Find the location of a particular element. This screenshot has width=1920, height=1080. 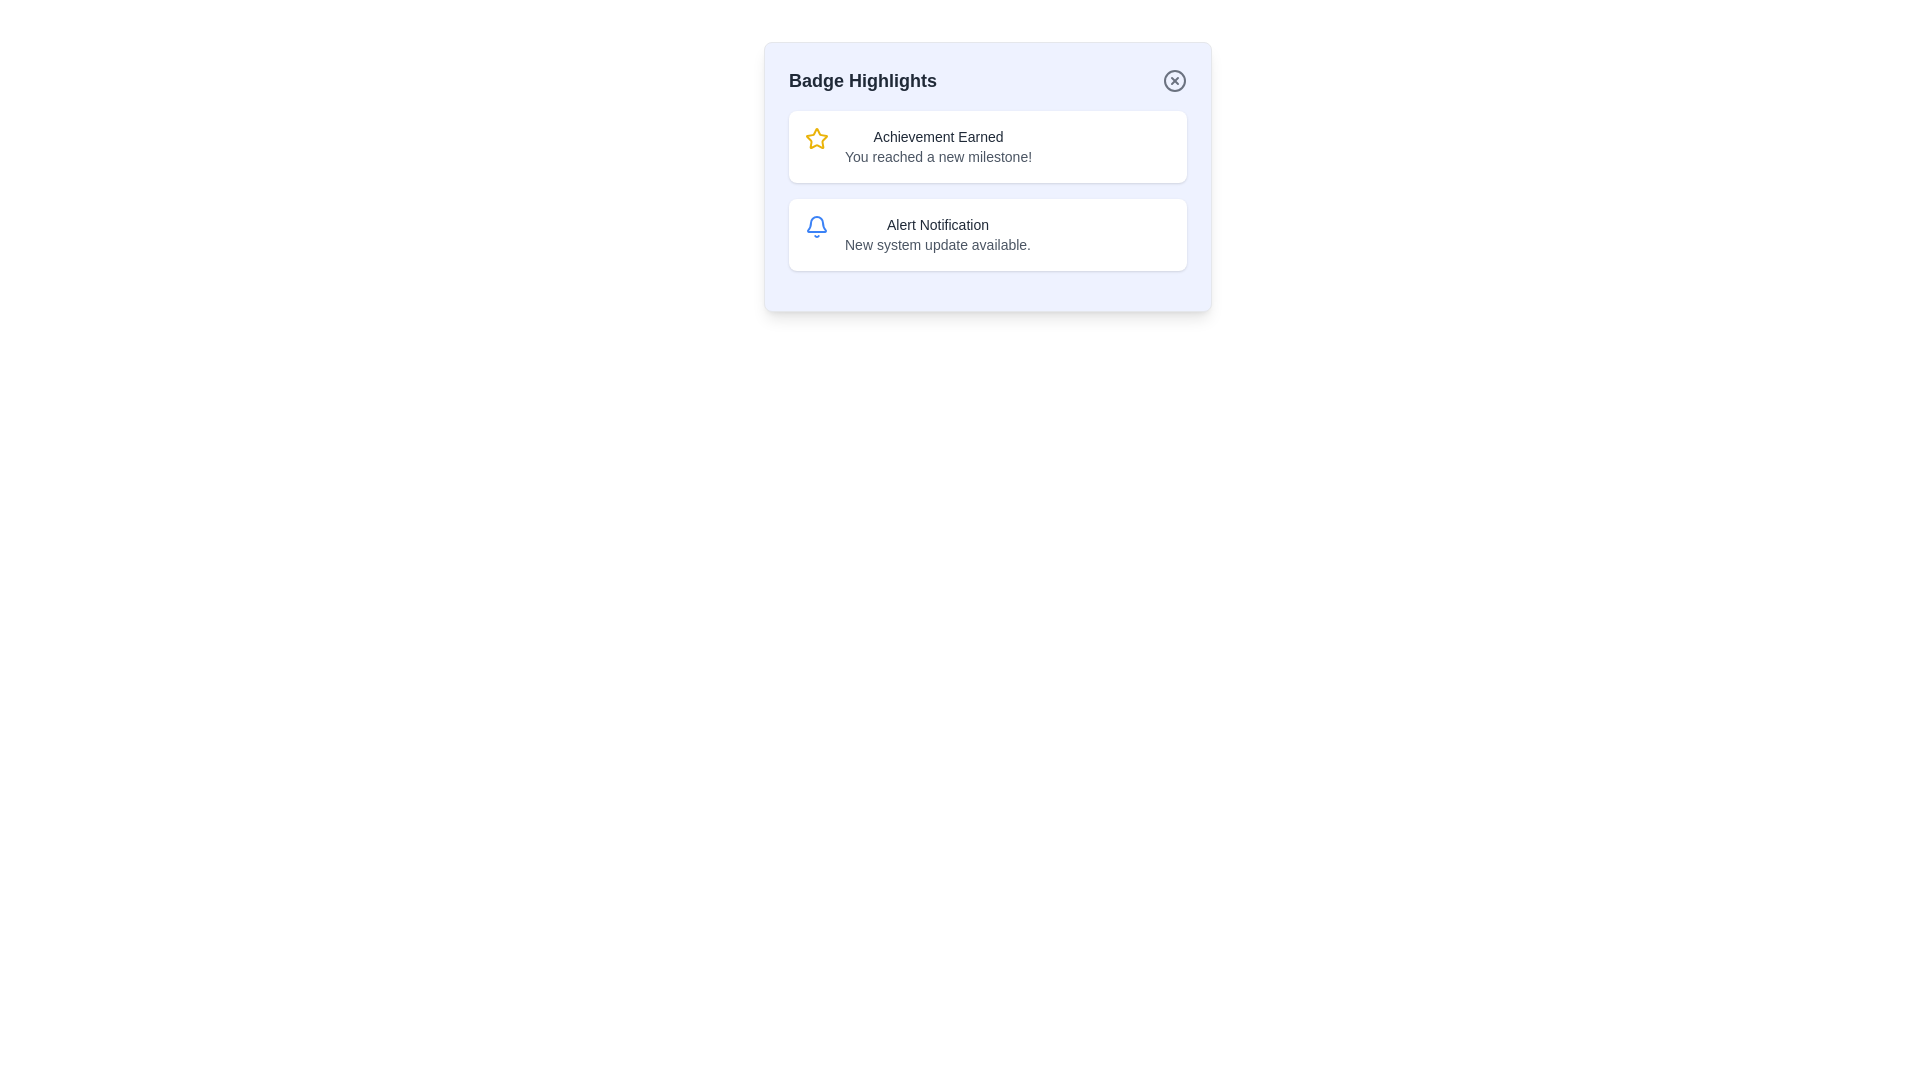

the small circle-shaped close button with an 'X' symbol located in the top-right corner of the 'Badge Highlights' section is located at coordinates (1175, 80).